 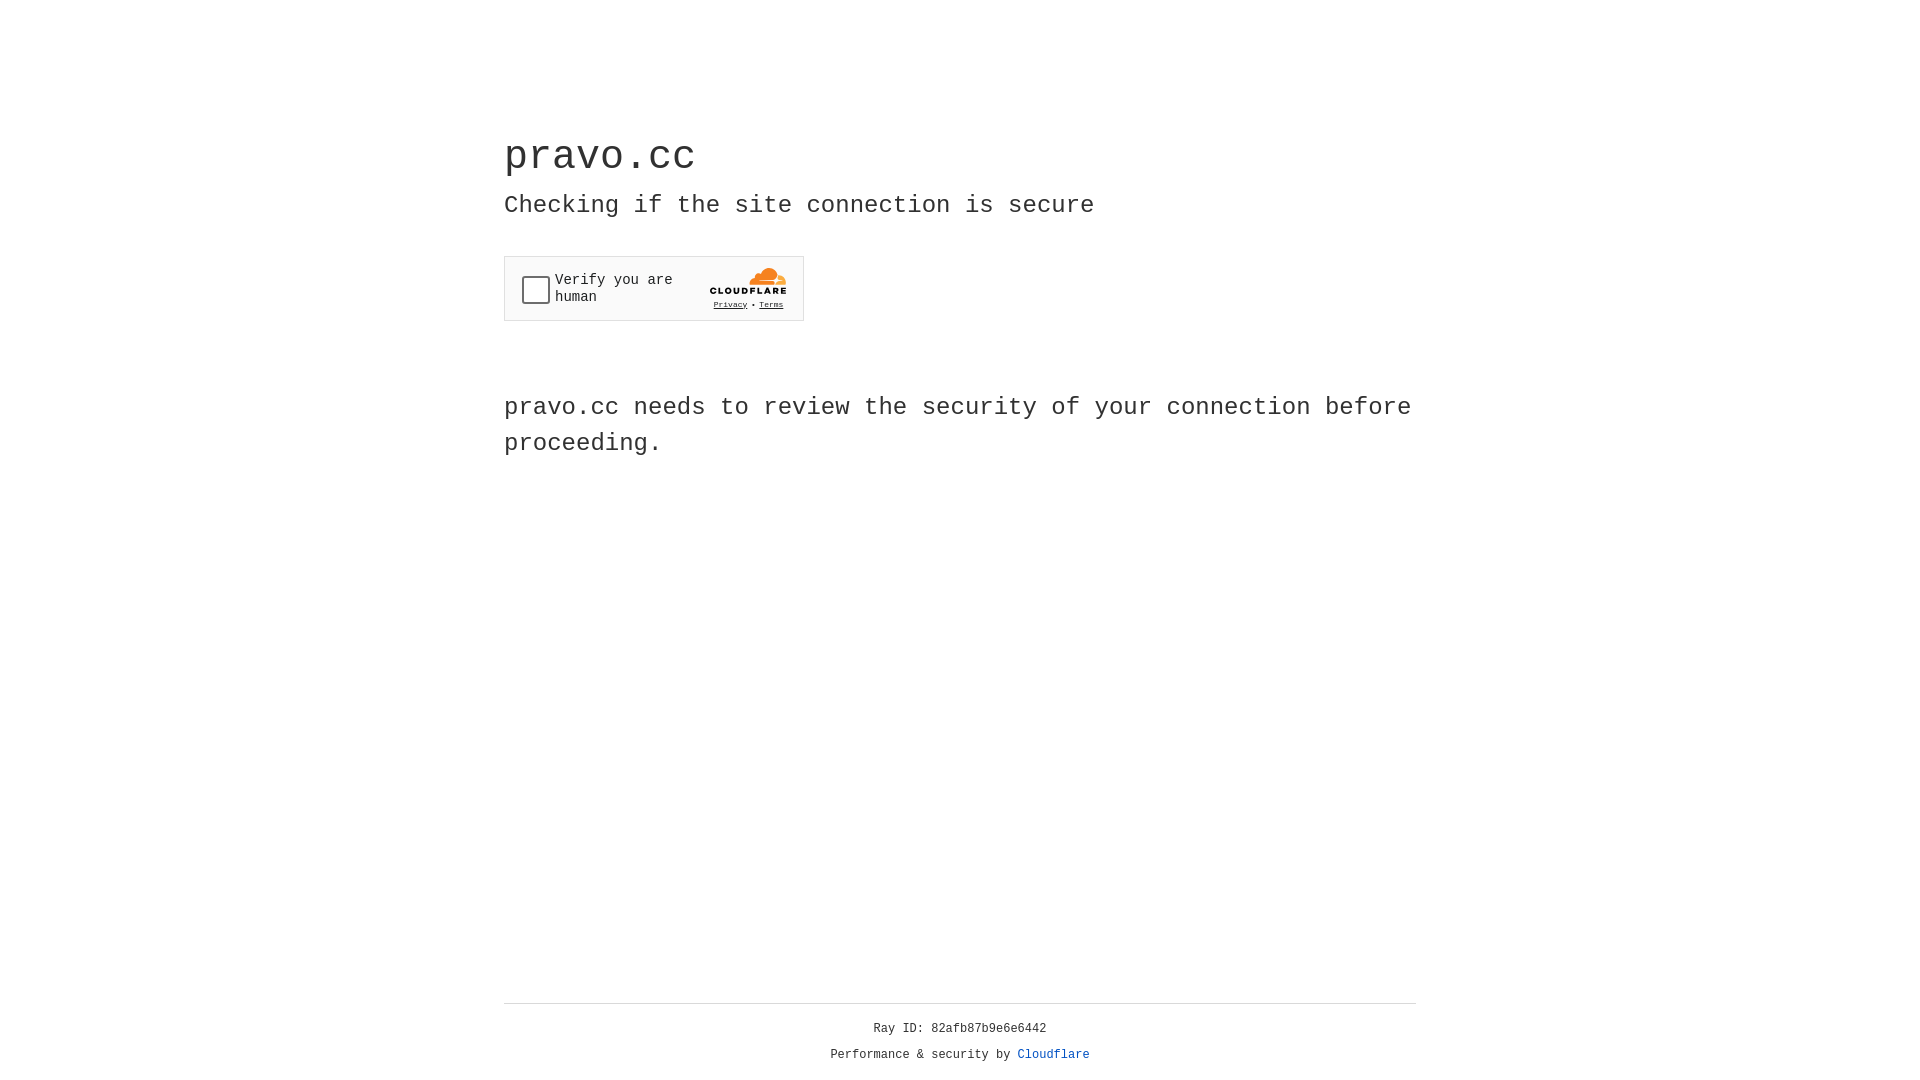 What do you see at coordinates (1053, 1054) in the screenshot?
I see `'Cloudflare'` at bounding box center [1053, 1054].